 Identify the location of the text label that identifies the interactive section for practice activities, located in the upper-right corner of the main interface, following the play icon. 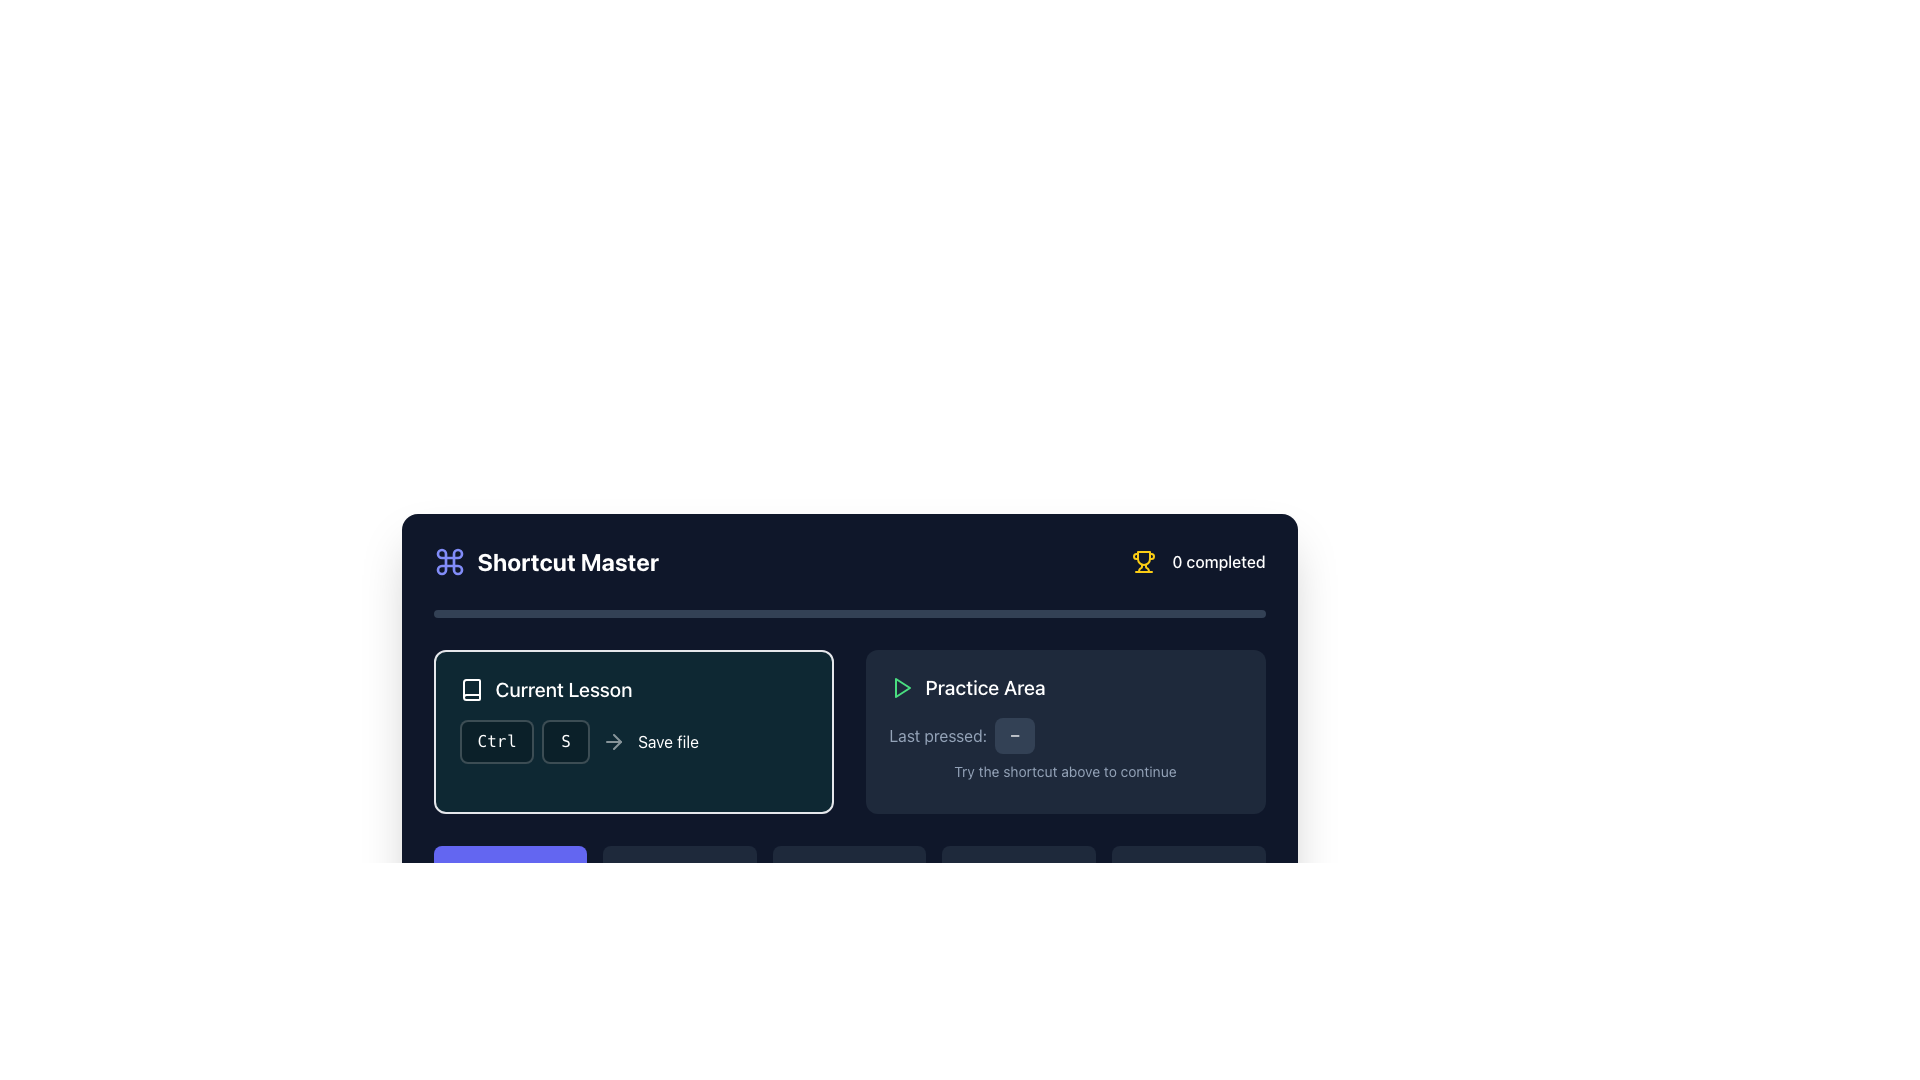
(985, 686).